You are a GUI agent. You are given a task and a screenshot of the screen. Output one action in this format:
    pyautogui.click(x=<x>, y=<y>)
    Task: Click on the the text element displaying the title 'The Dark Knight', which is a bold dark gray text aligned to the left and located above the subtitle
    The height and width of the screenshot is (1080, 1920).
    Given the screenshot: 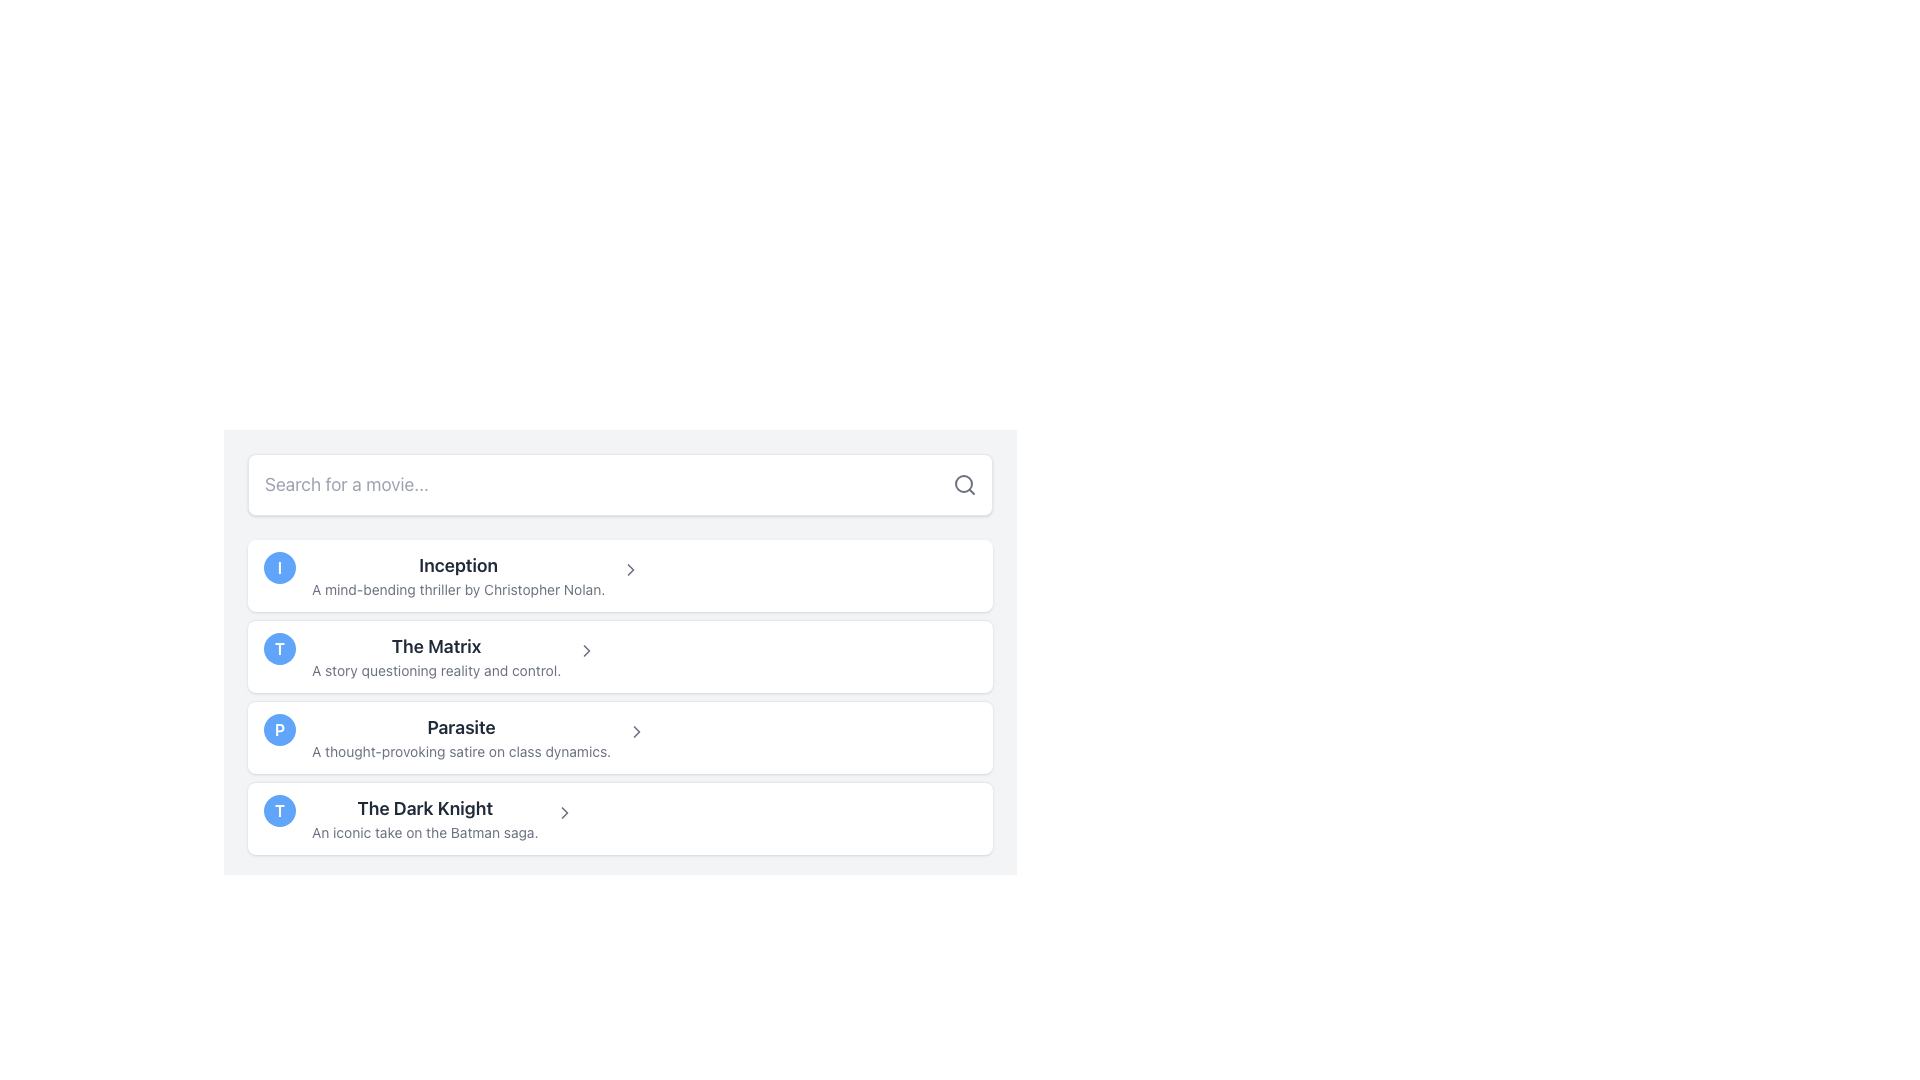 What is the action you would take?
    pyautogui.click(x=424, y=808)
    